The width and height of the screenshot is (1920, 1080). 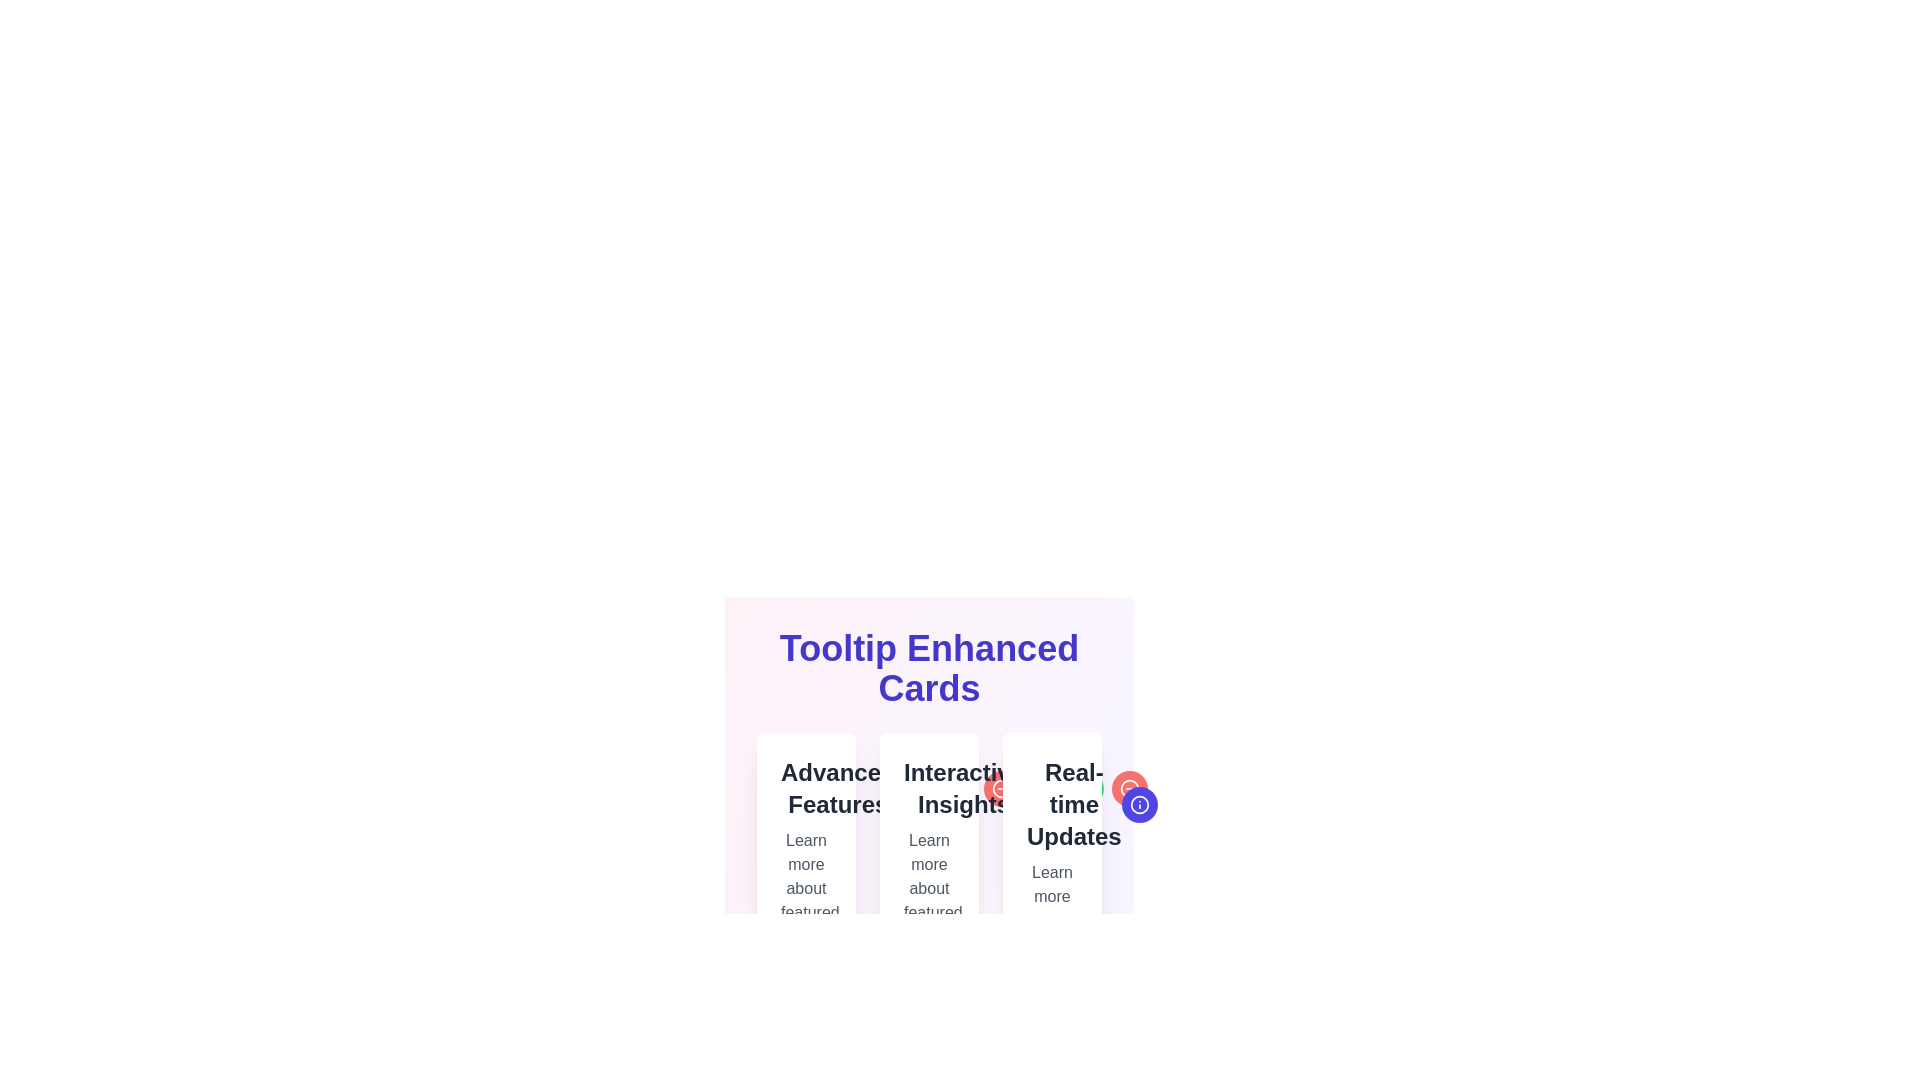 What do you see at coordinates (806, 788) in the screenshot?
I see `the interactive text 'Advanced Features' located at the top of the leftmost card in the grid of 'Tooltip Enhanced Cards'` at bounding box center [806, 788].